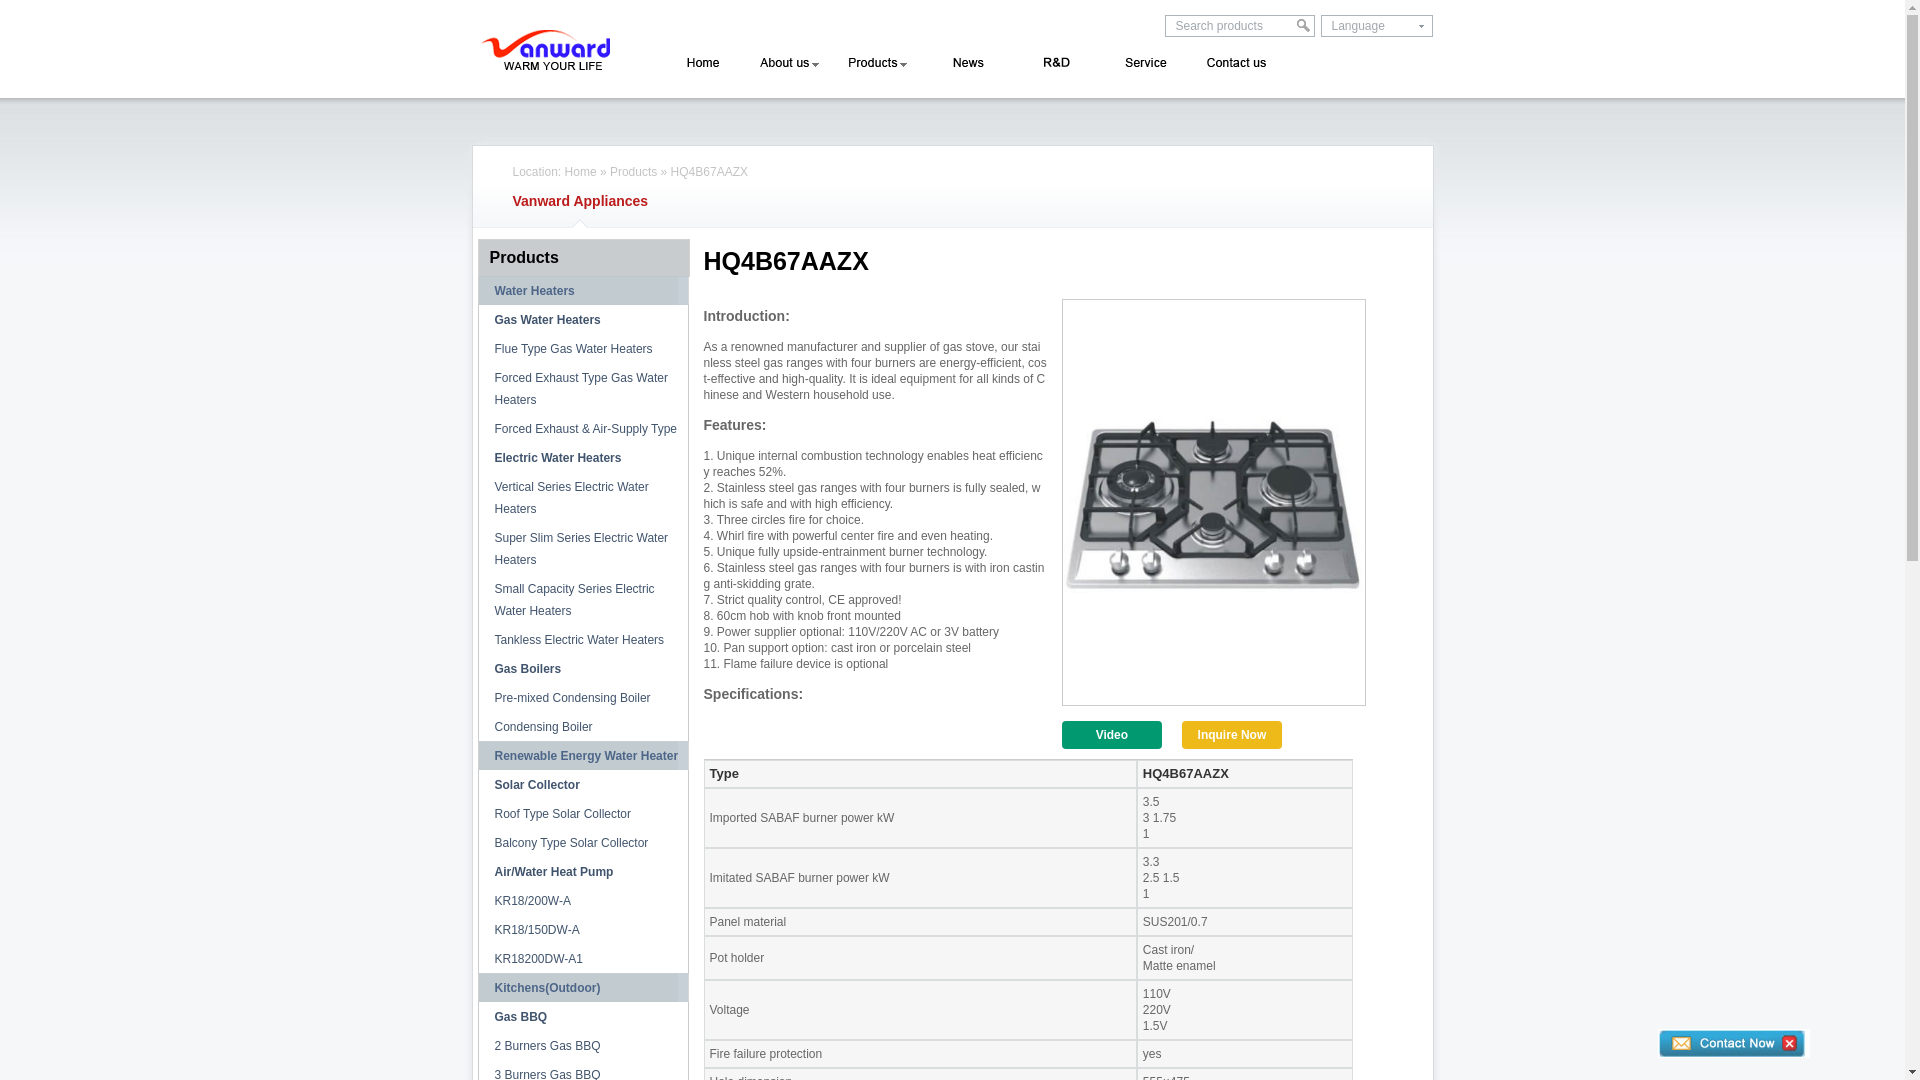 The width and height of the screenshot is (1920, 1080). What do you see at coordinates (579, 200) in the screenshot?
I see `'Vanward Appliances'` at bounding box center [579, 200].